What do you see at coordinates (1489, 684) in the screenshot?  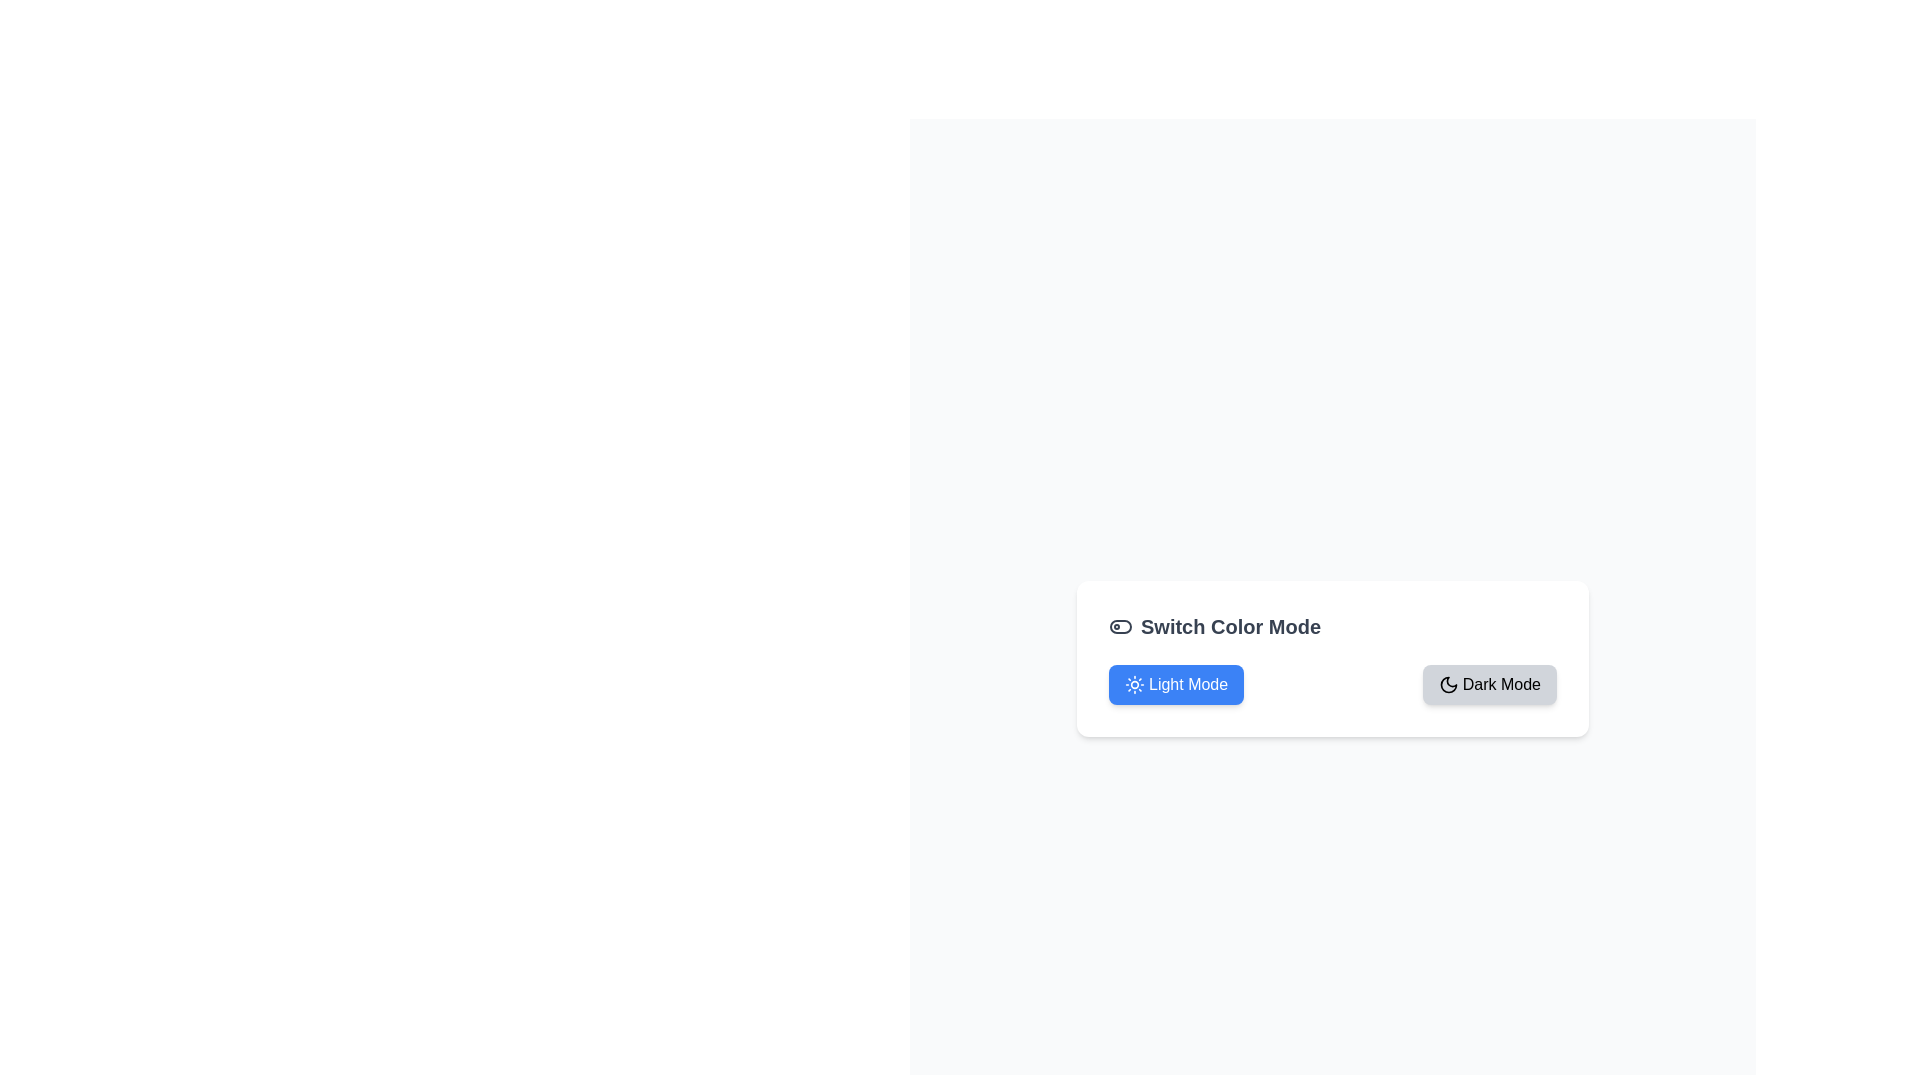 I see `the 'Dark Mode' button` at bounding box center [1489, 684].